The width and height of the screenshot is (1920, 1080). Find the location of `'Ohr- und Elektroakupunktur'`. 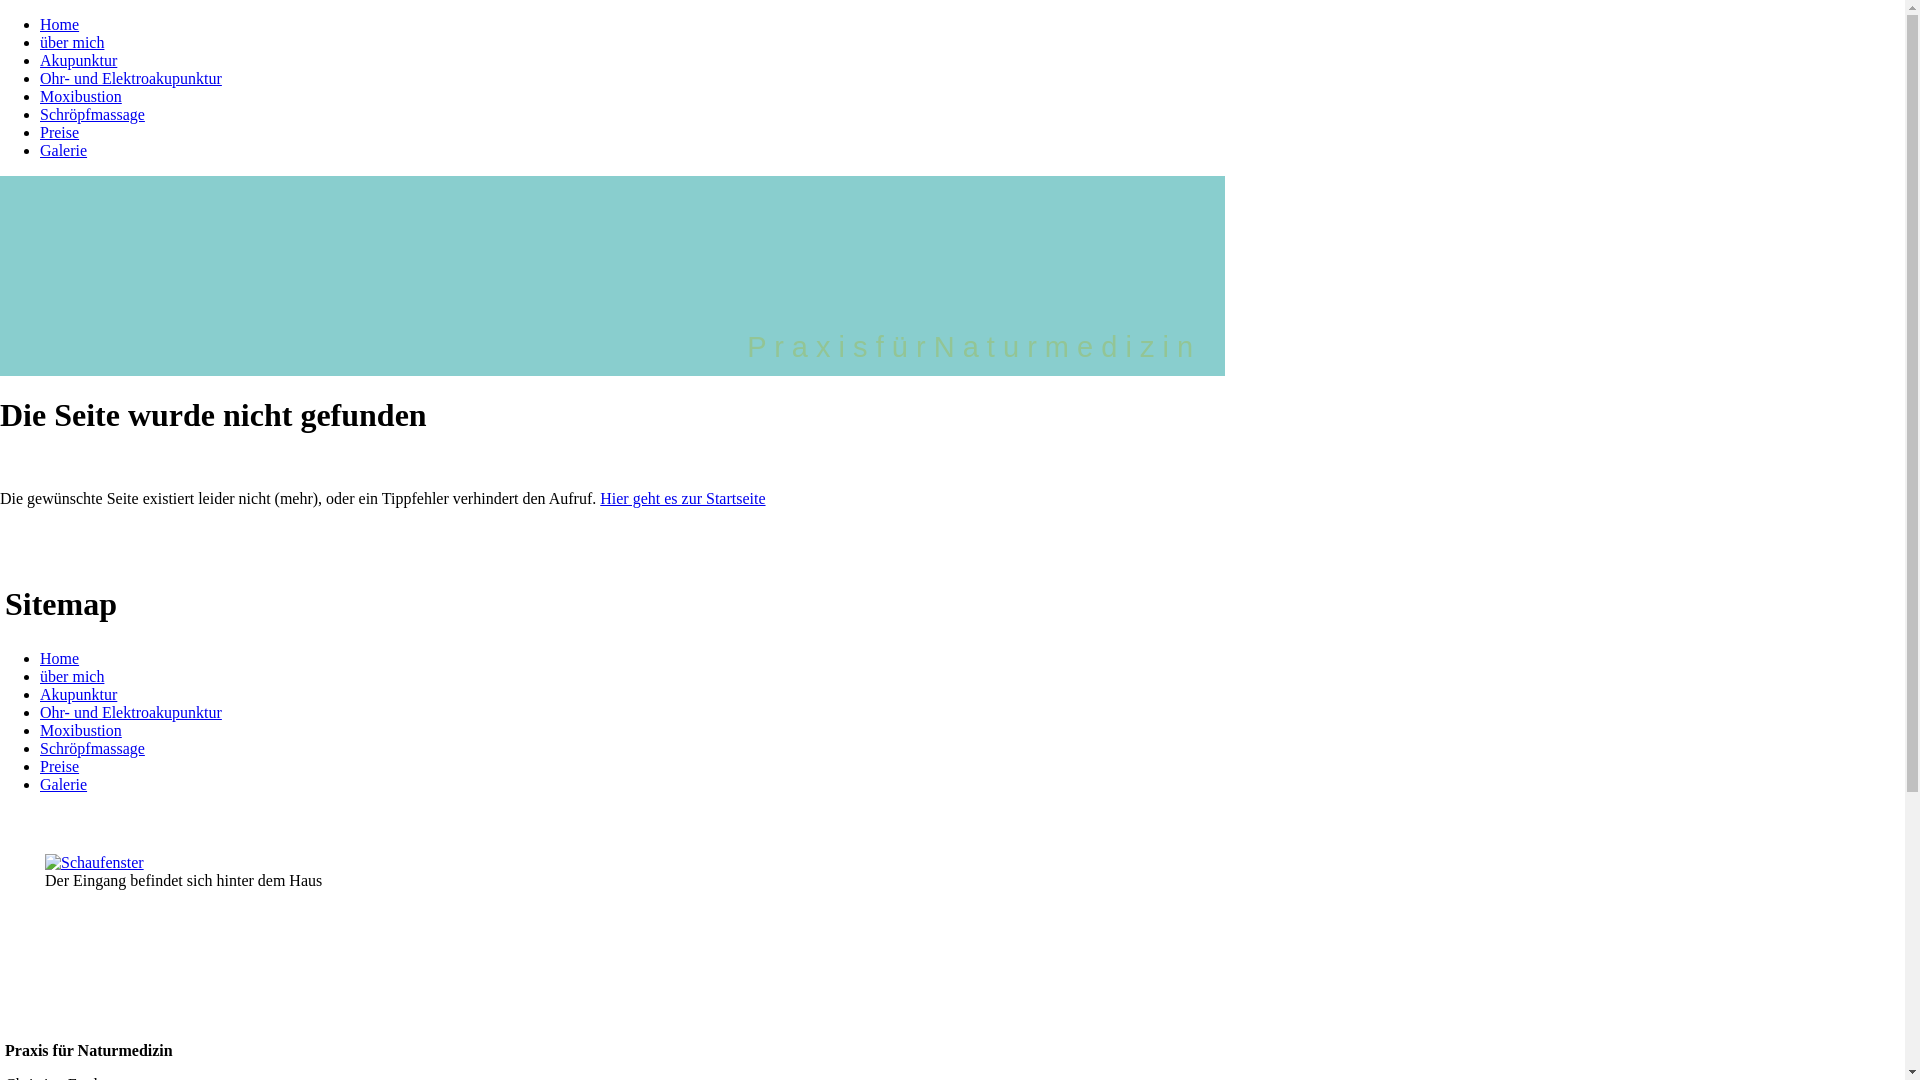

'Ohr- und Elektroakupunktur' is located at coordinates (129, 711).